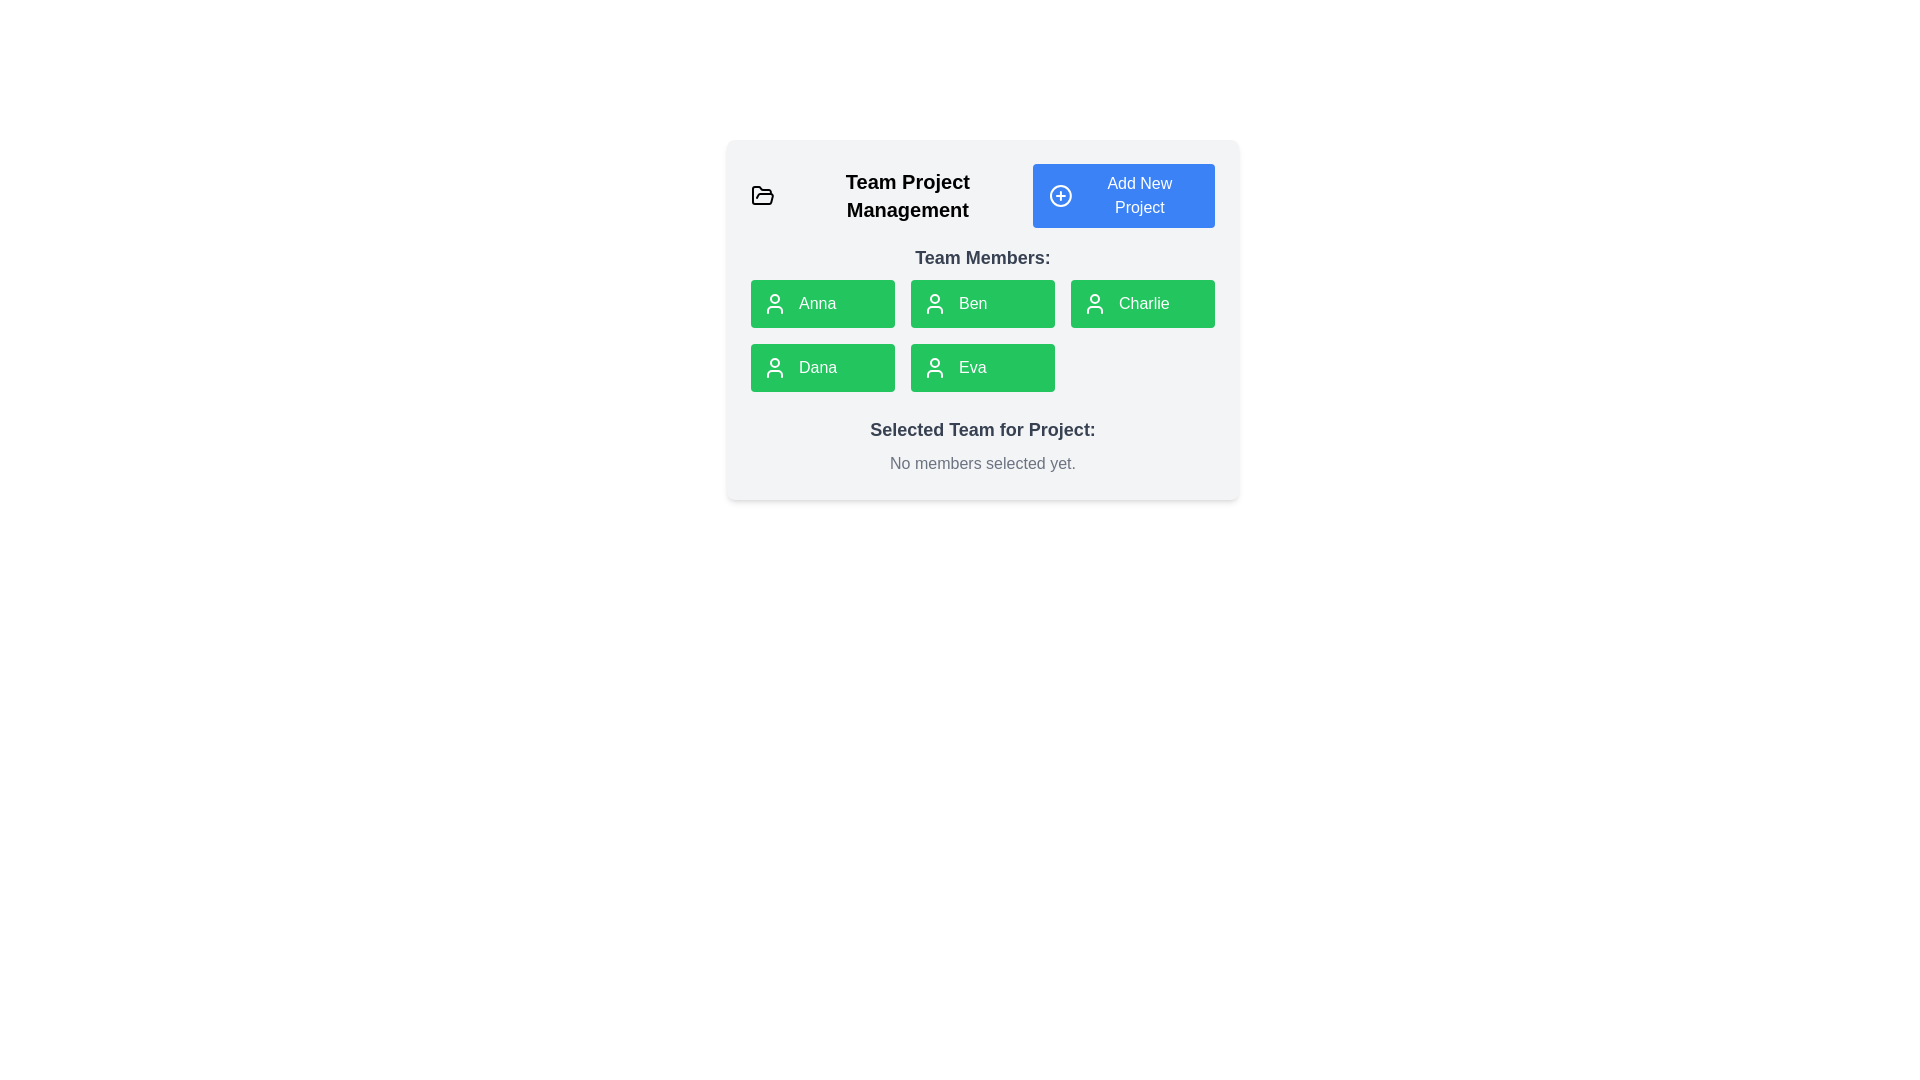 This screenshot has height=1080, width=1920. Describe the element at coordinates (1123, 196) in the screenshot. I see `the interactive button with a blue background and white text labeled 'Add New Project' to change its visual state` at that location.